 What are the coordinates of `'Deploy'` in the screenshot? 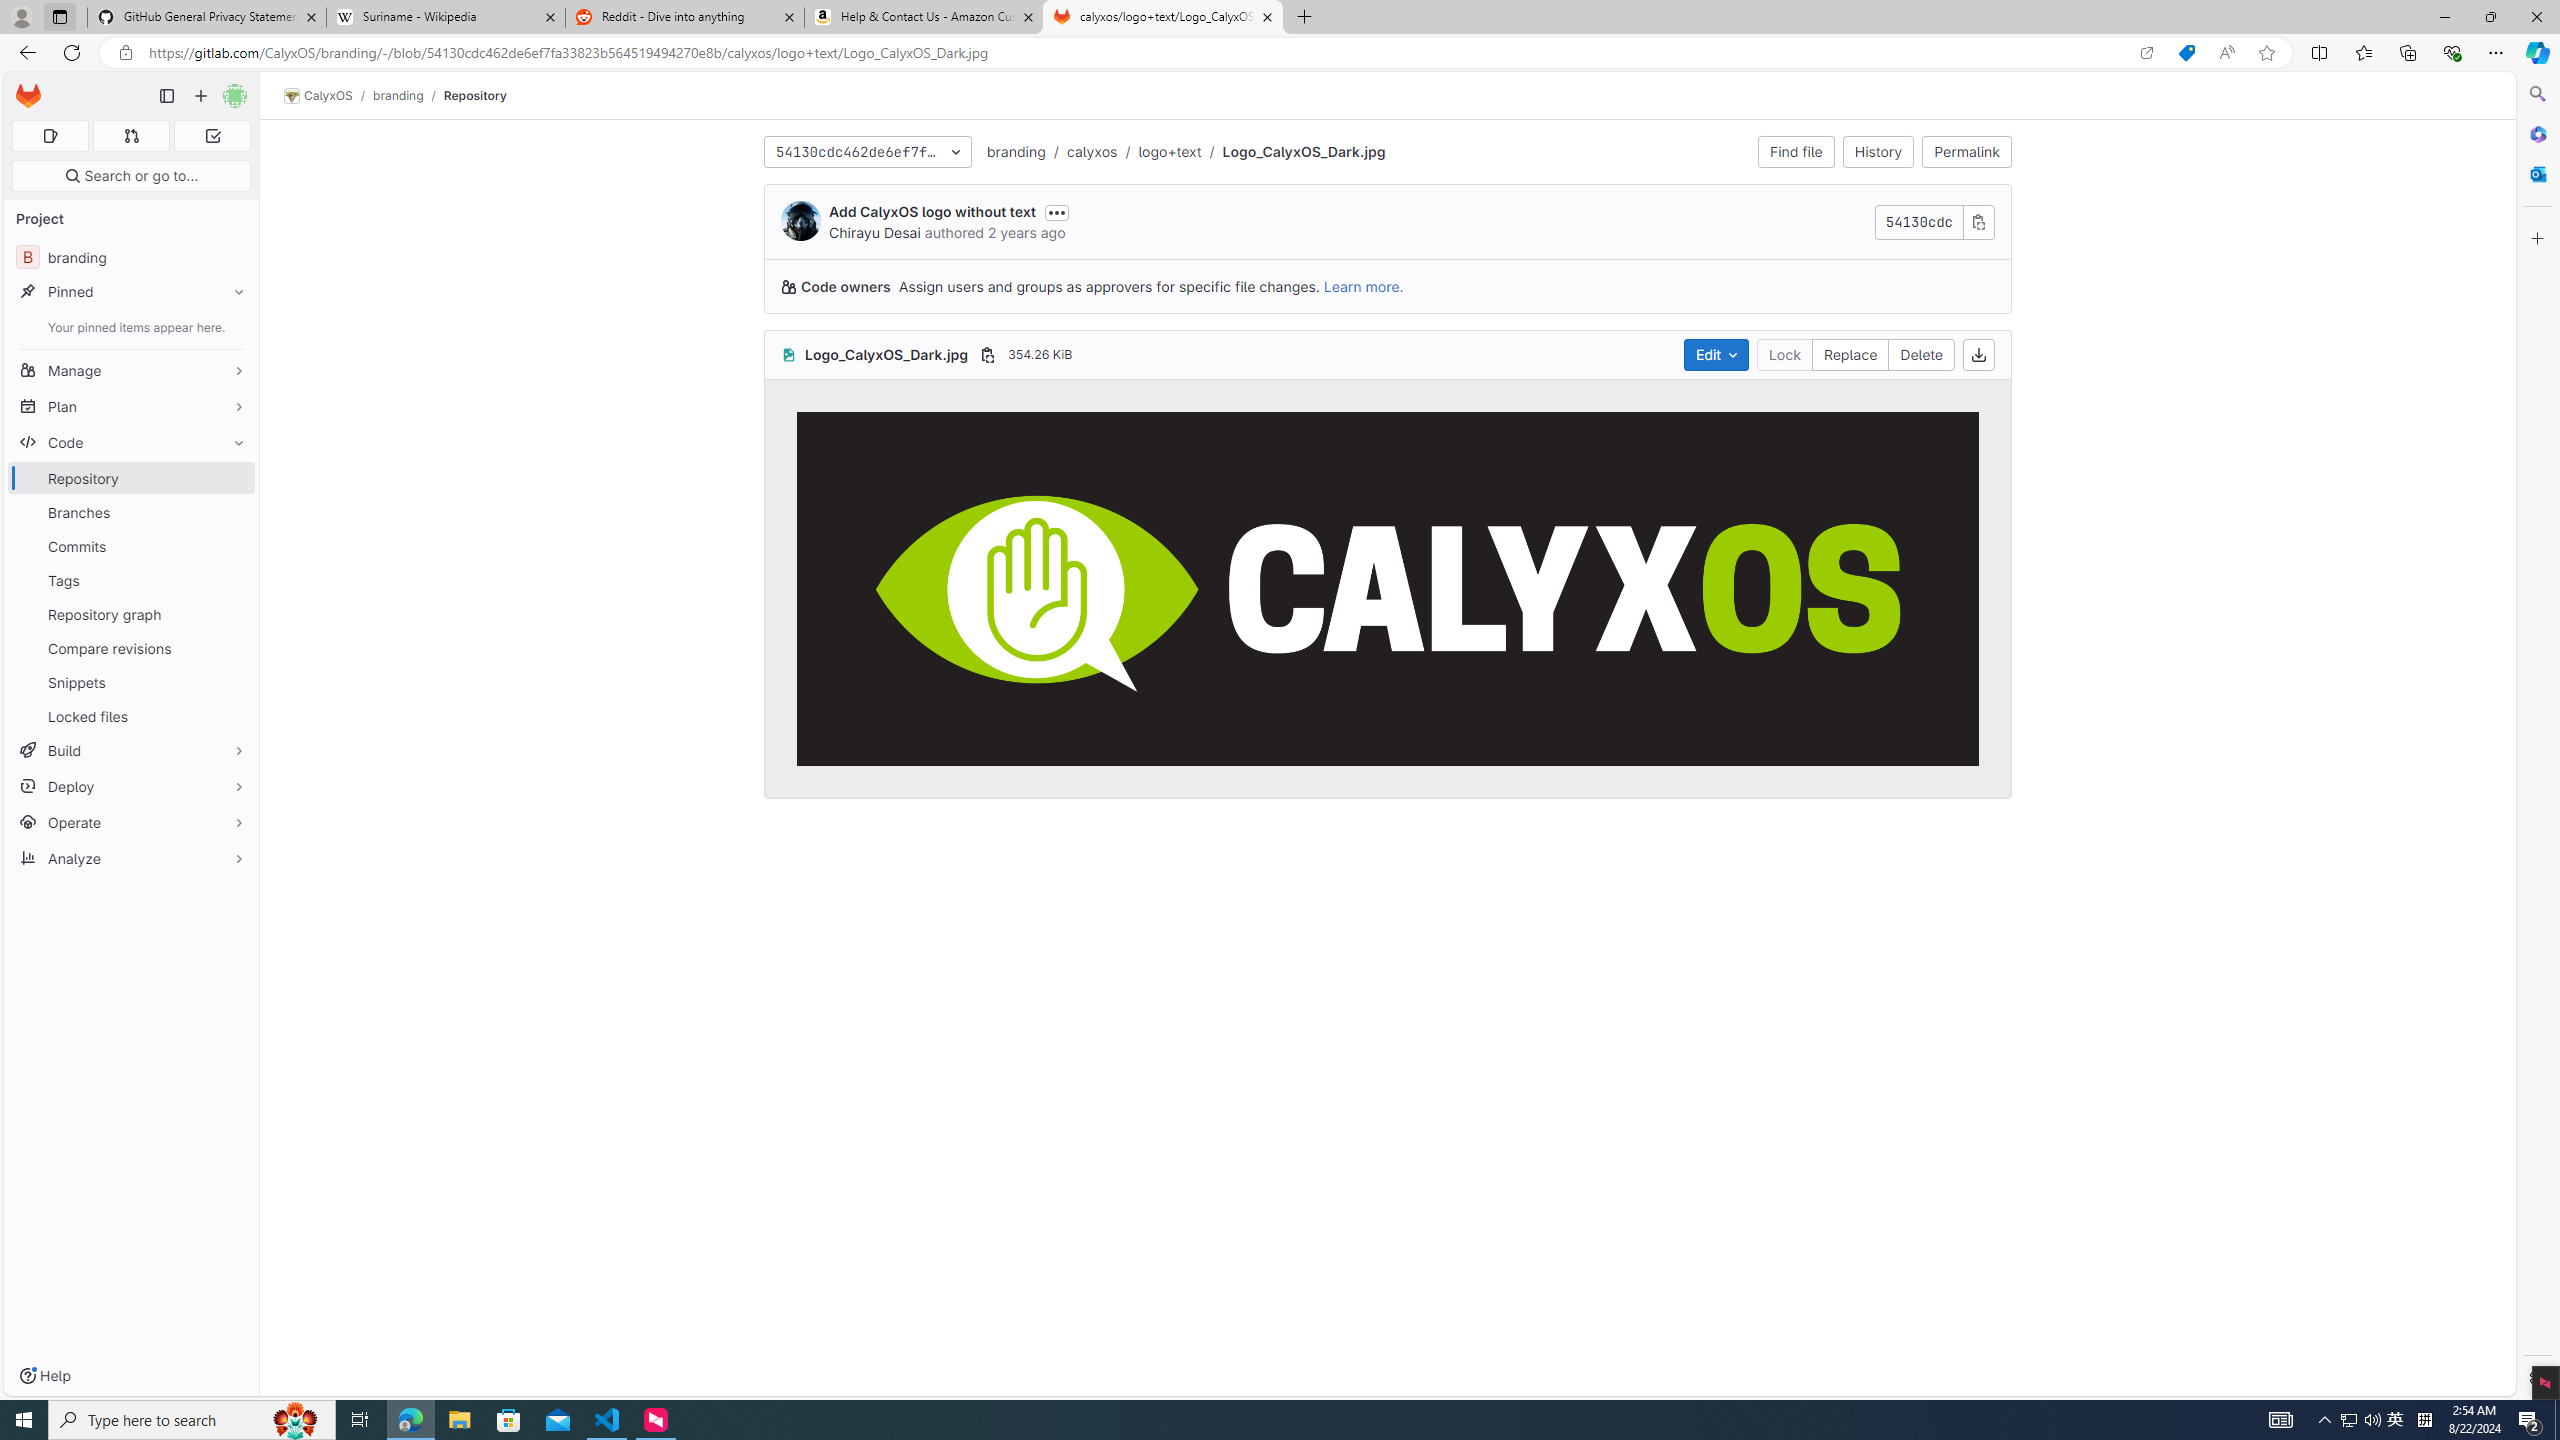 It's located at (130, 785).